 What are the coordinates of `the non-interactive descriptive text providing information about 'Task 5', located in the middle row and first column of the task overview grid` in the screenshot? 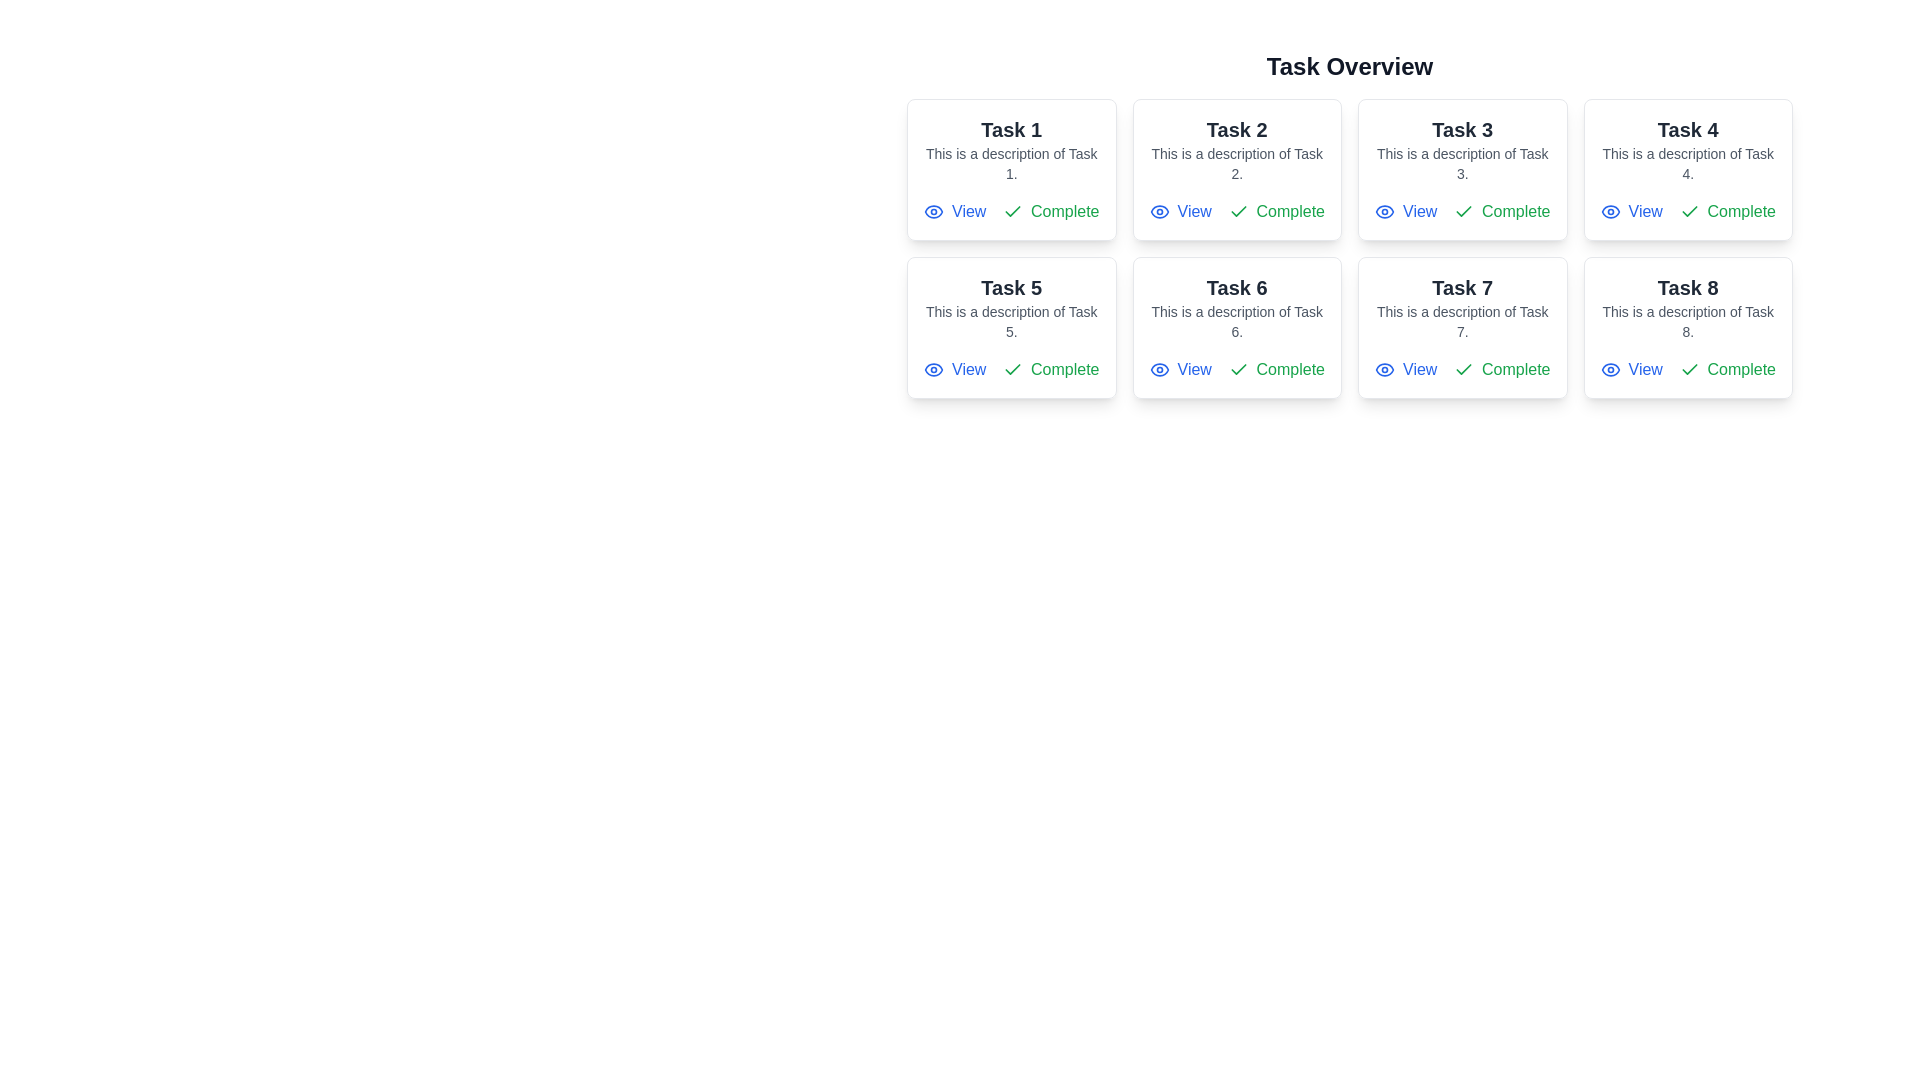 It's located at (1011, 320).